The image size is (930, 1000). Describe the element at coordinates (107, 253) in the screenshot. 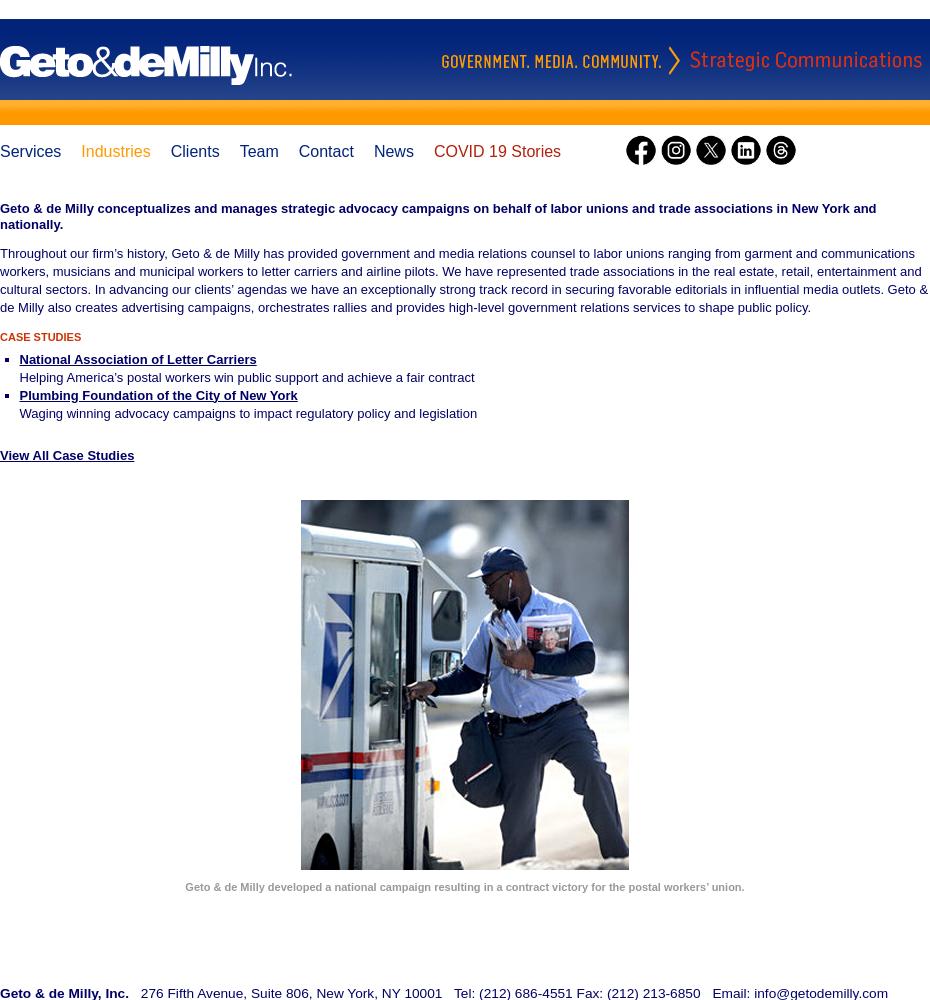

I see `'Throughout our firm’s history, Geto &'` at that location.